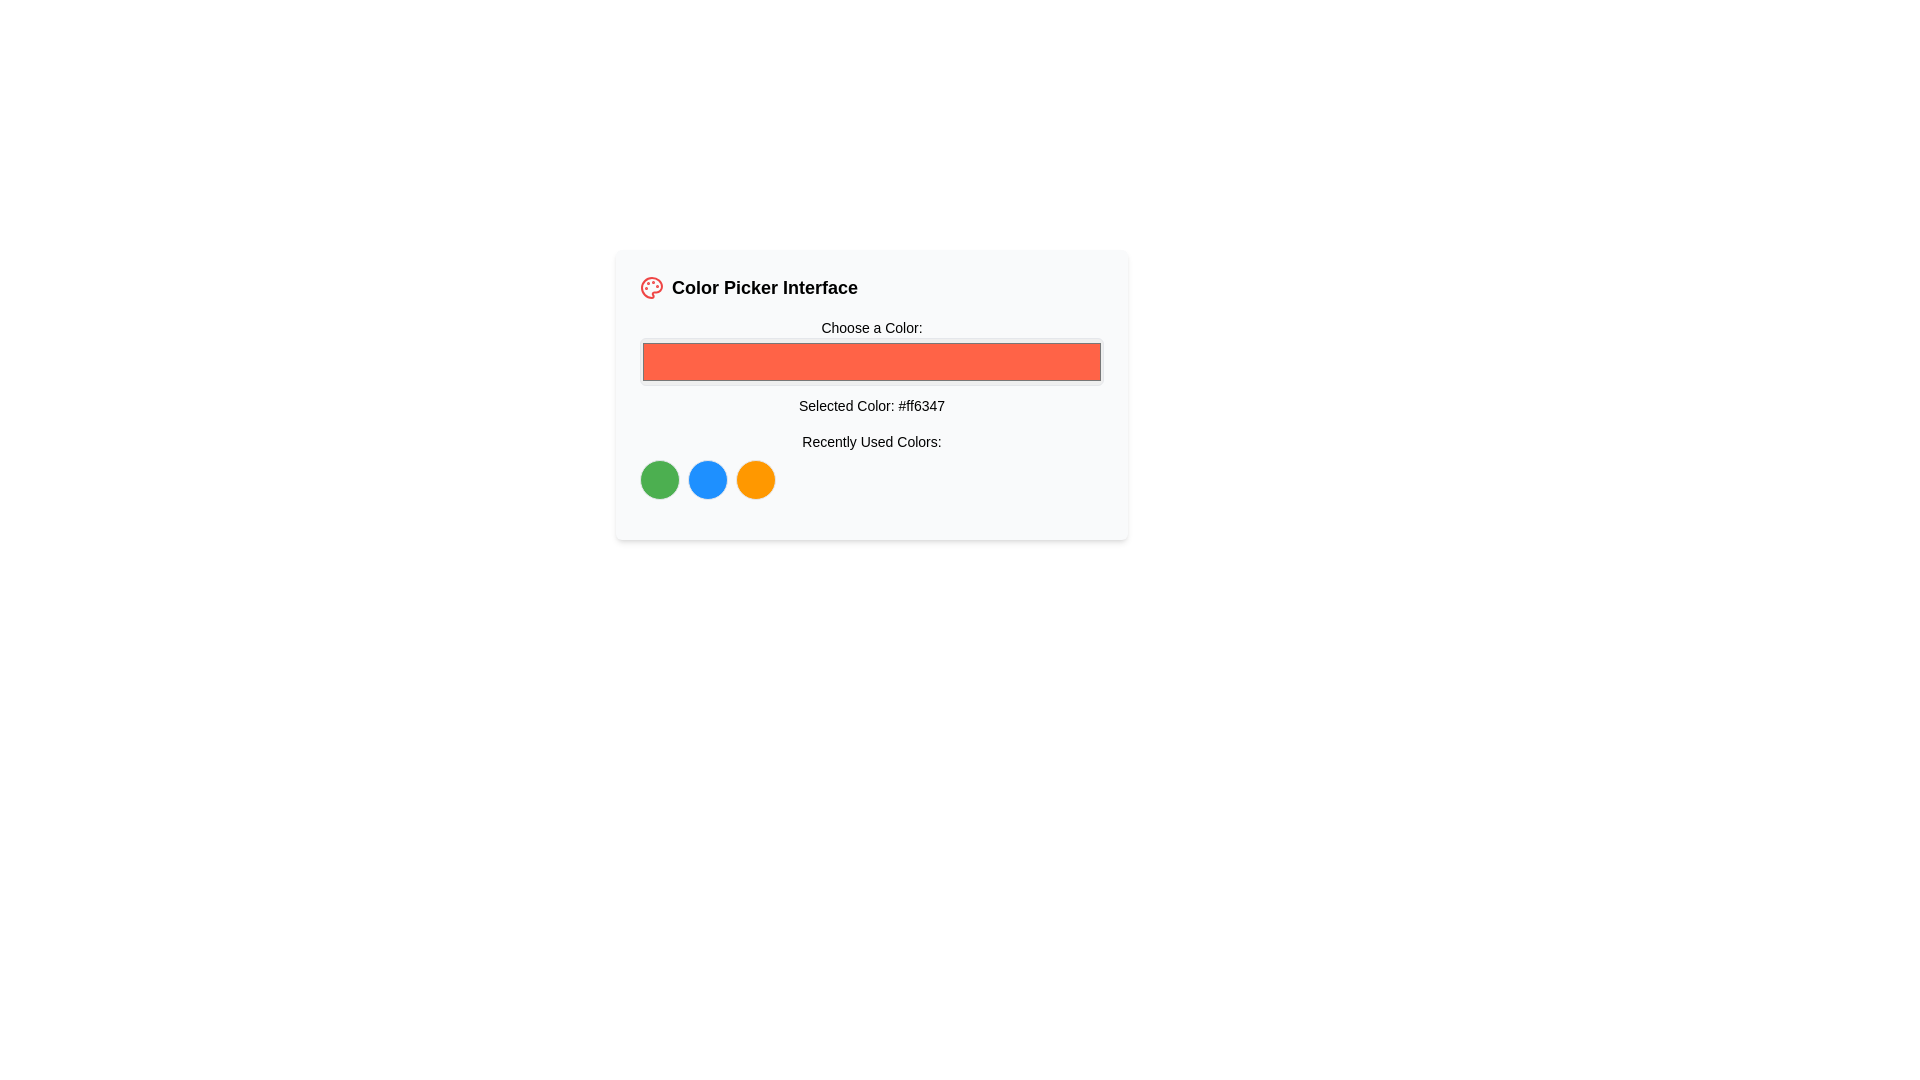  What do you see at coordinates (652, 288) in the screenshot?
I see `the artist's palette icon, which is red with rounded edges and located next to the 'Color Picker Interface' text header, as a visual cue` at bounding box center [652, 288].